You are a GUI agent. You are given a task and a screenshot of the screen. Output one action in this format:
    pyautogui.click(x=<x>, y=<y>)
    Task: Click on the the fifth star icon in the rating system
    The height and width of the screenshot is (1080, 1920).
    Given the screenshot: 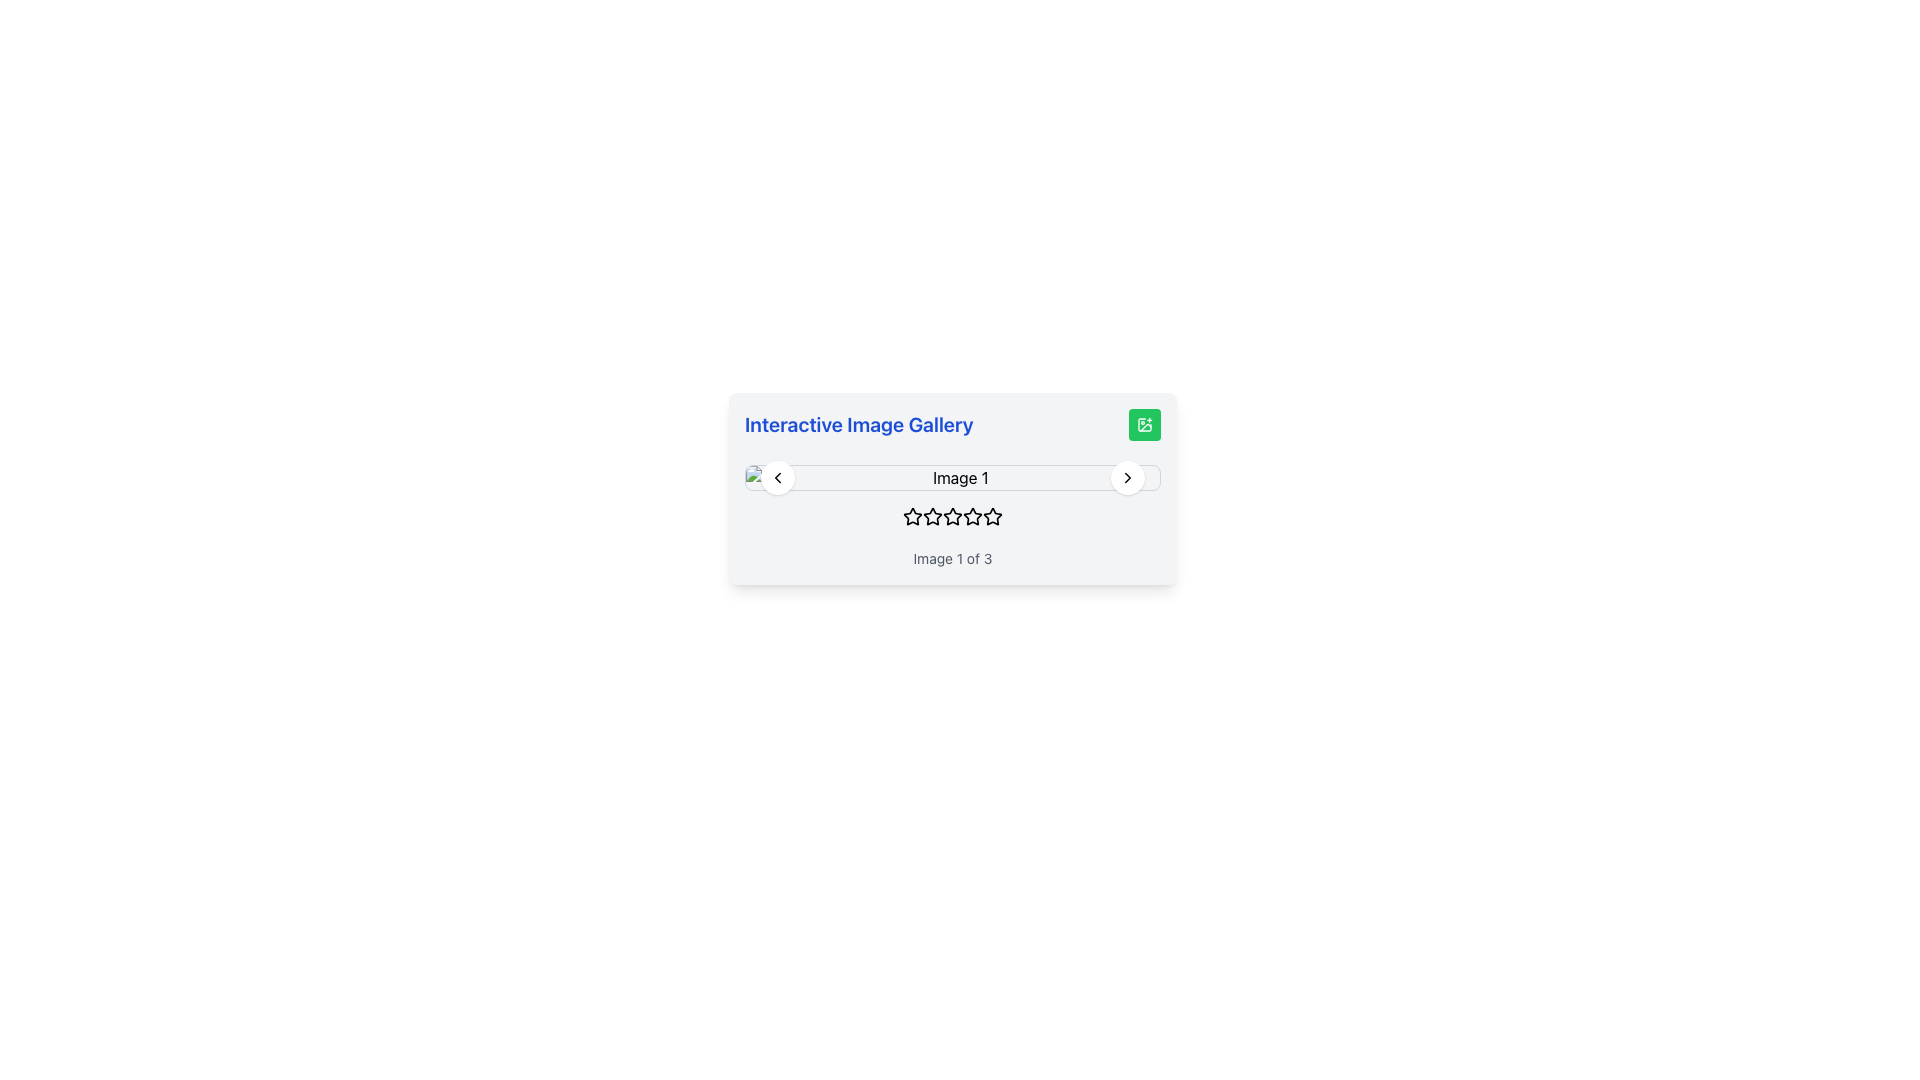 What is the action you would take?
    pyautogui.click(x=992, y=515)
    